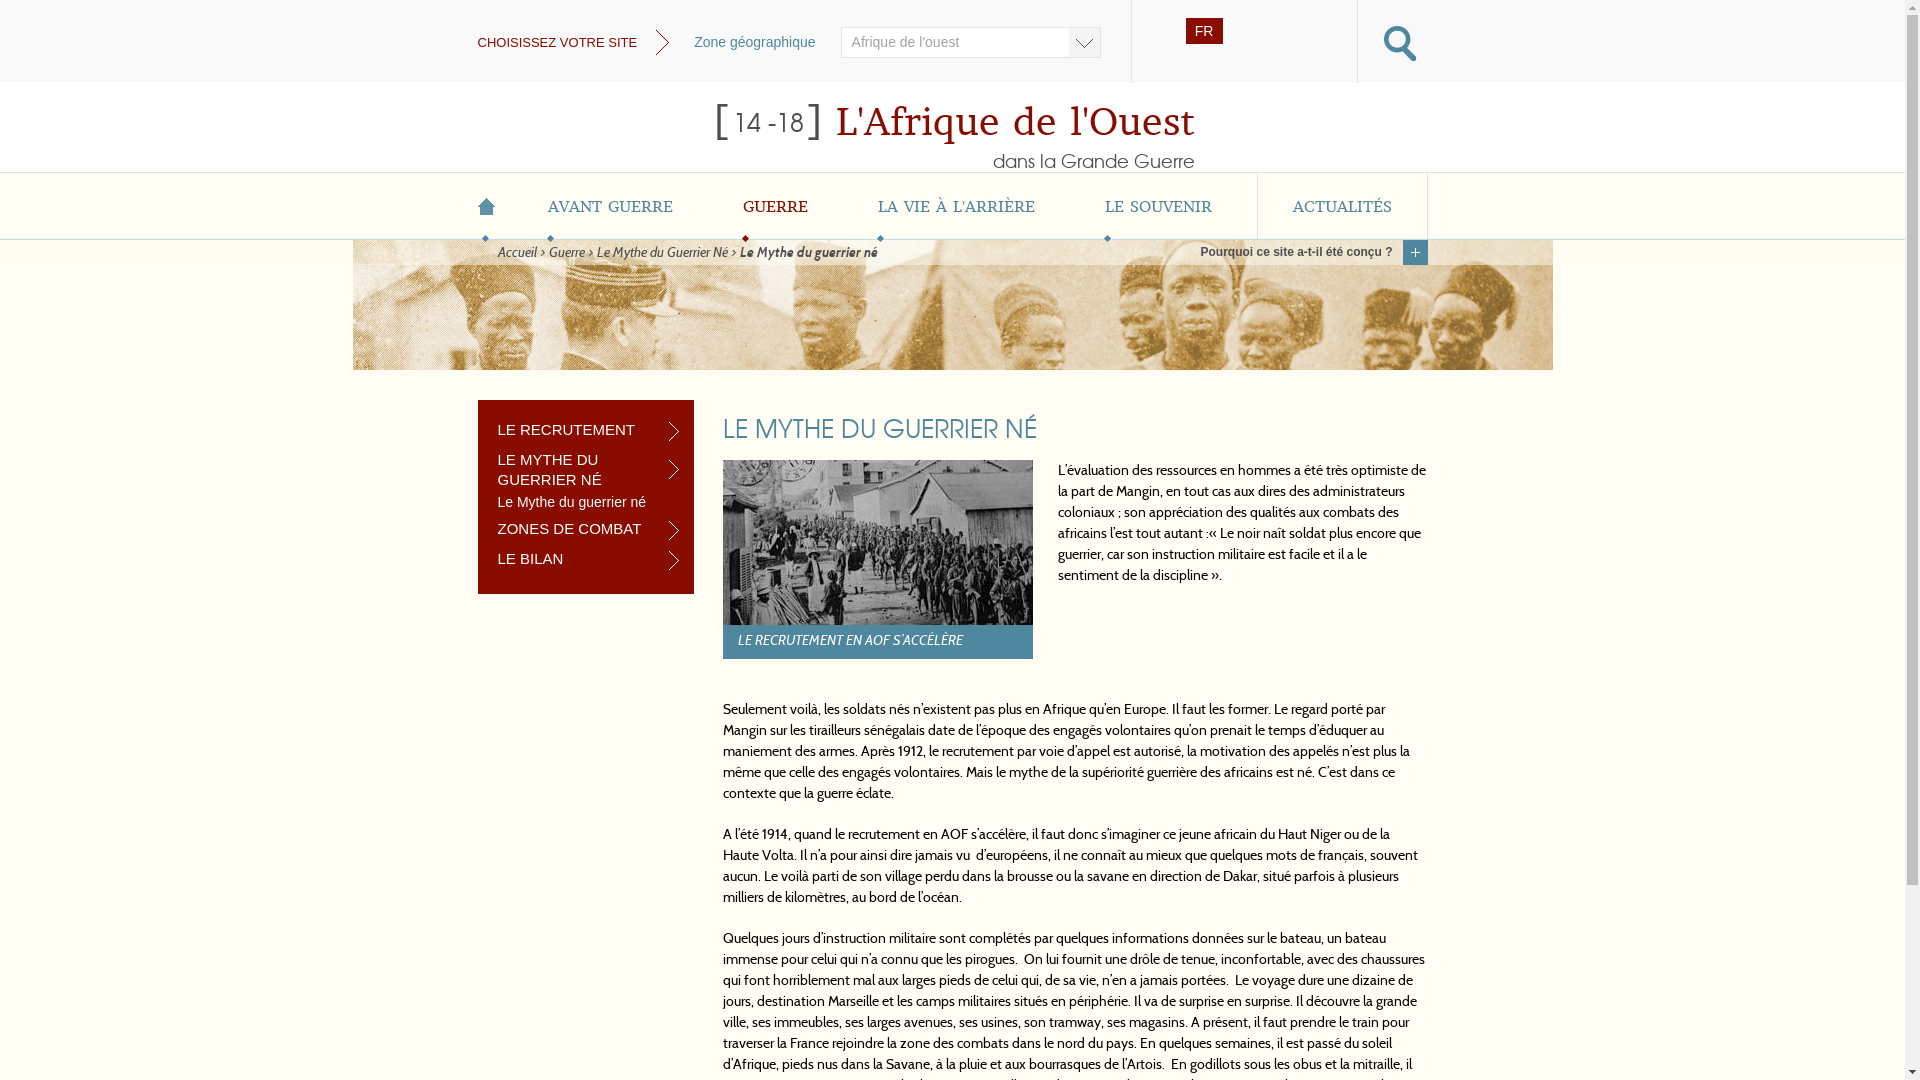 This screenshot has height=1080, width=1920. What do you see at coordinates (1158, 205) in the screenshot?
I see `'LE SOUVENIR'` at bounding box center [1158, 205].